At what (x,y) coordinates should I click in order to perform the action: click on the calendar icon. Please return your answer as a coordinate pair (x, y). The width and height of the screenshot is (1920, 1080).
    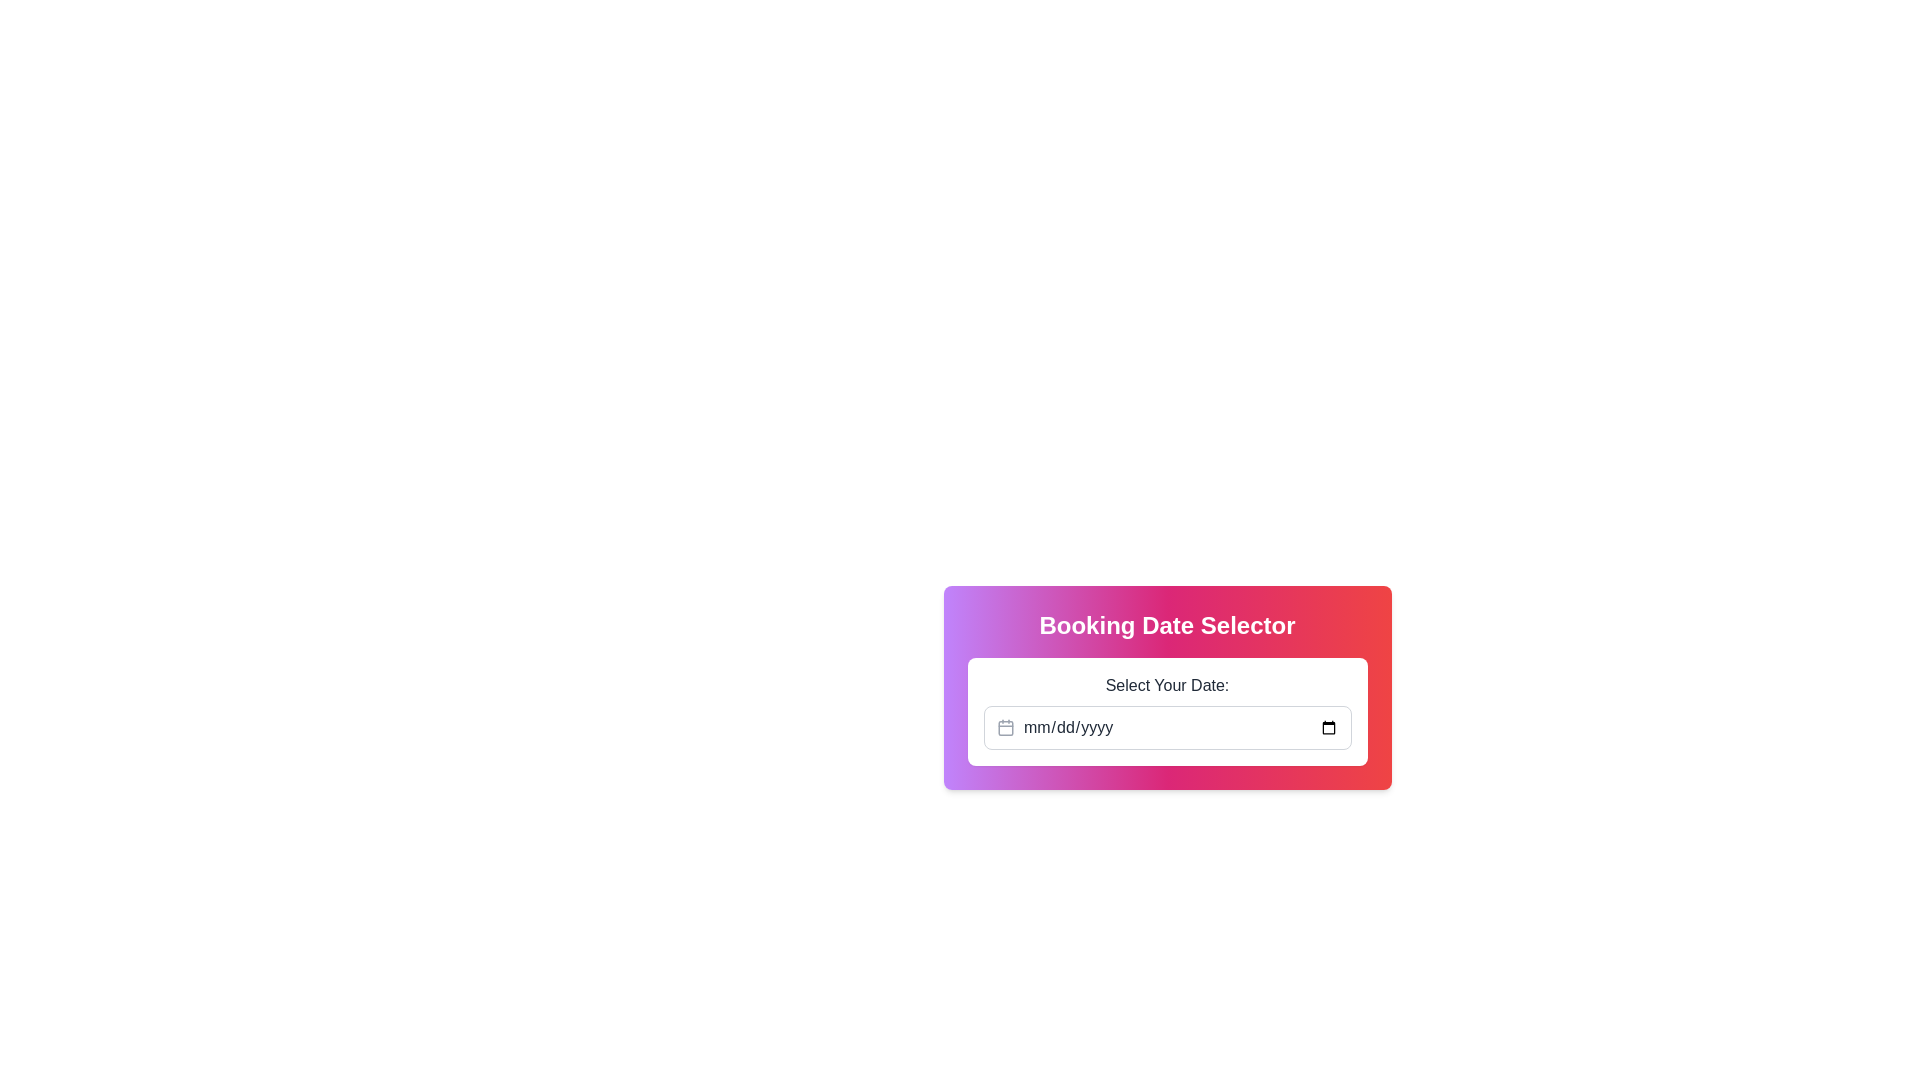
    Looking at the image, I should click on (1005, 728).